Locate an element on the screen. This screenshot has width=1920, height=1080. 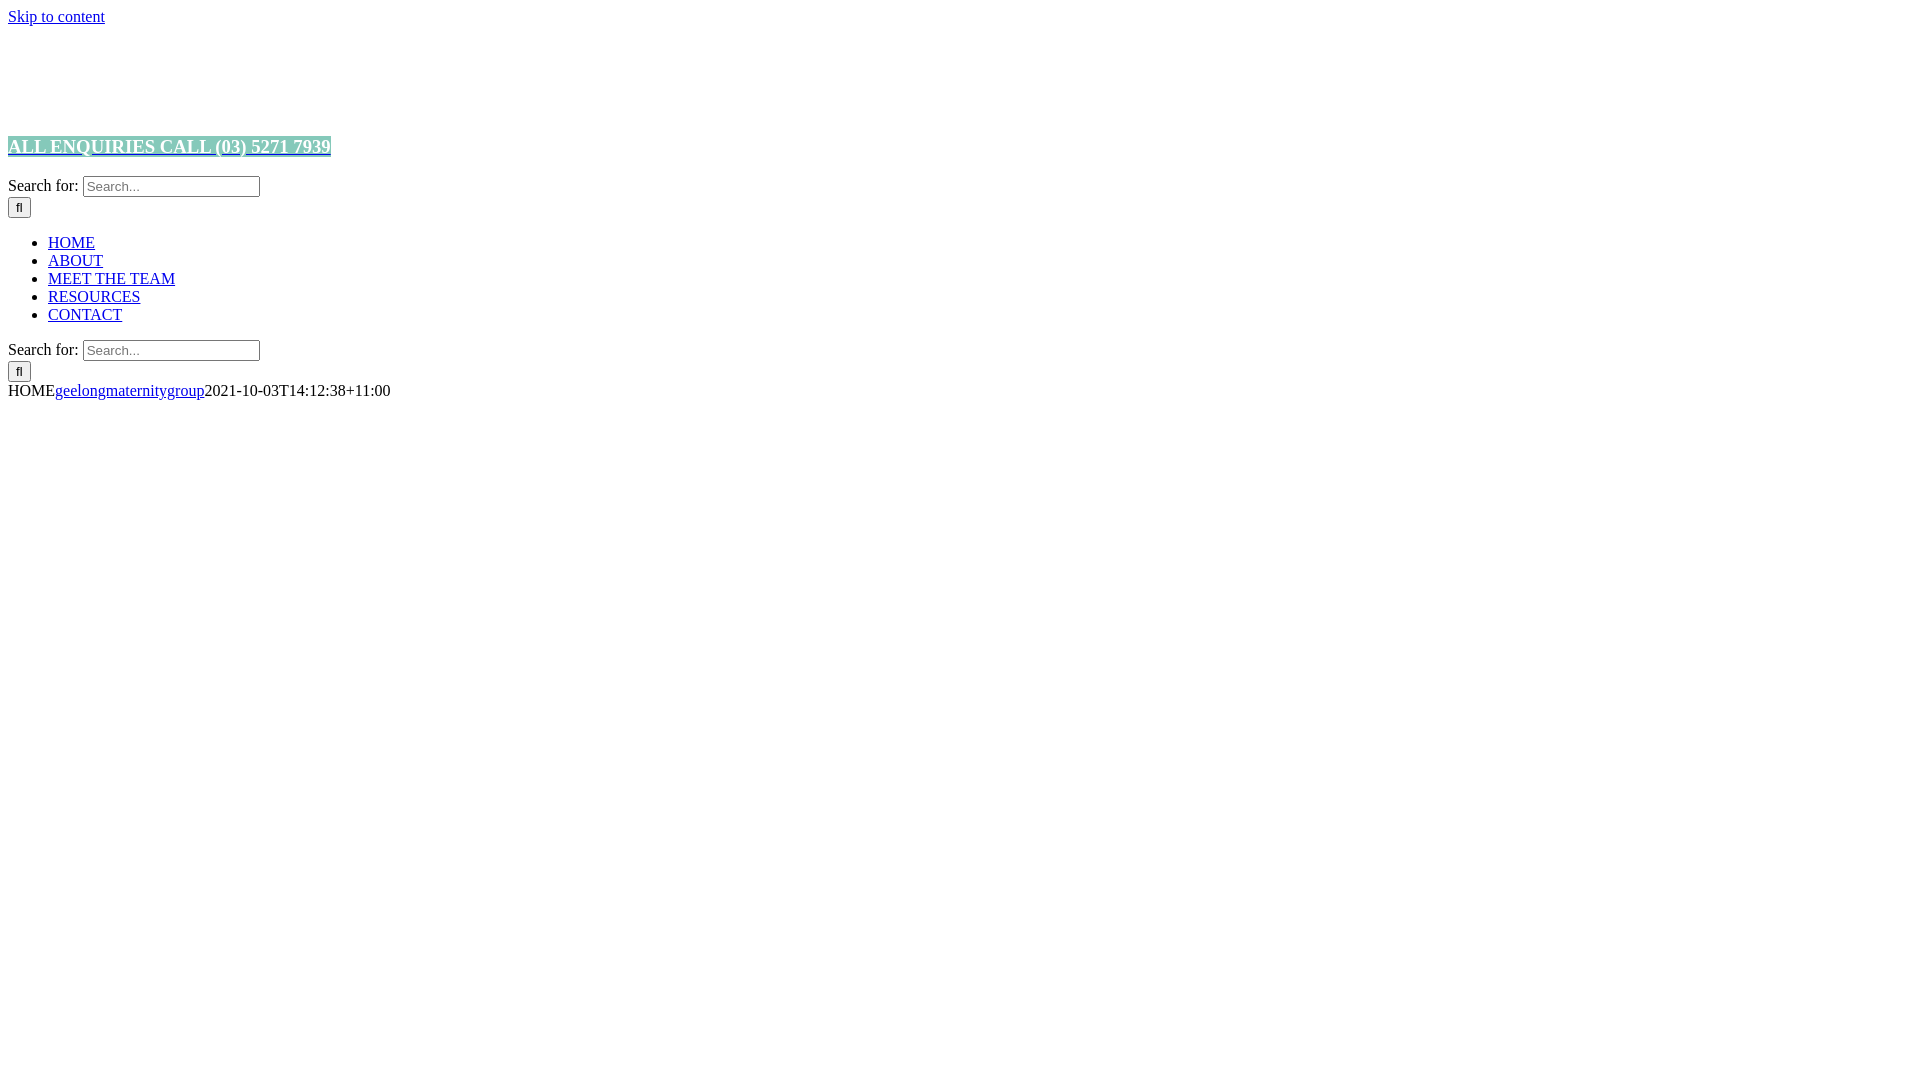
'Skip to content' is located at coordinates (56, 16).